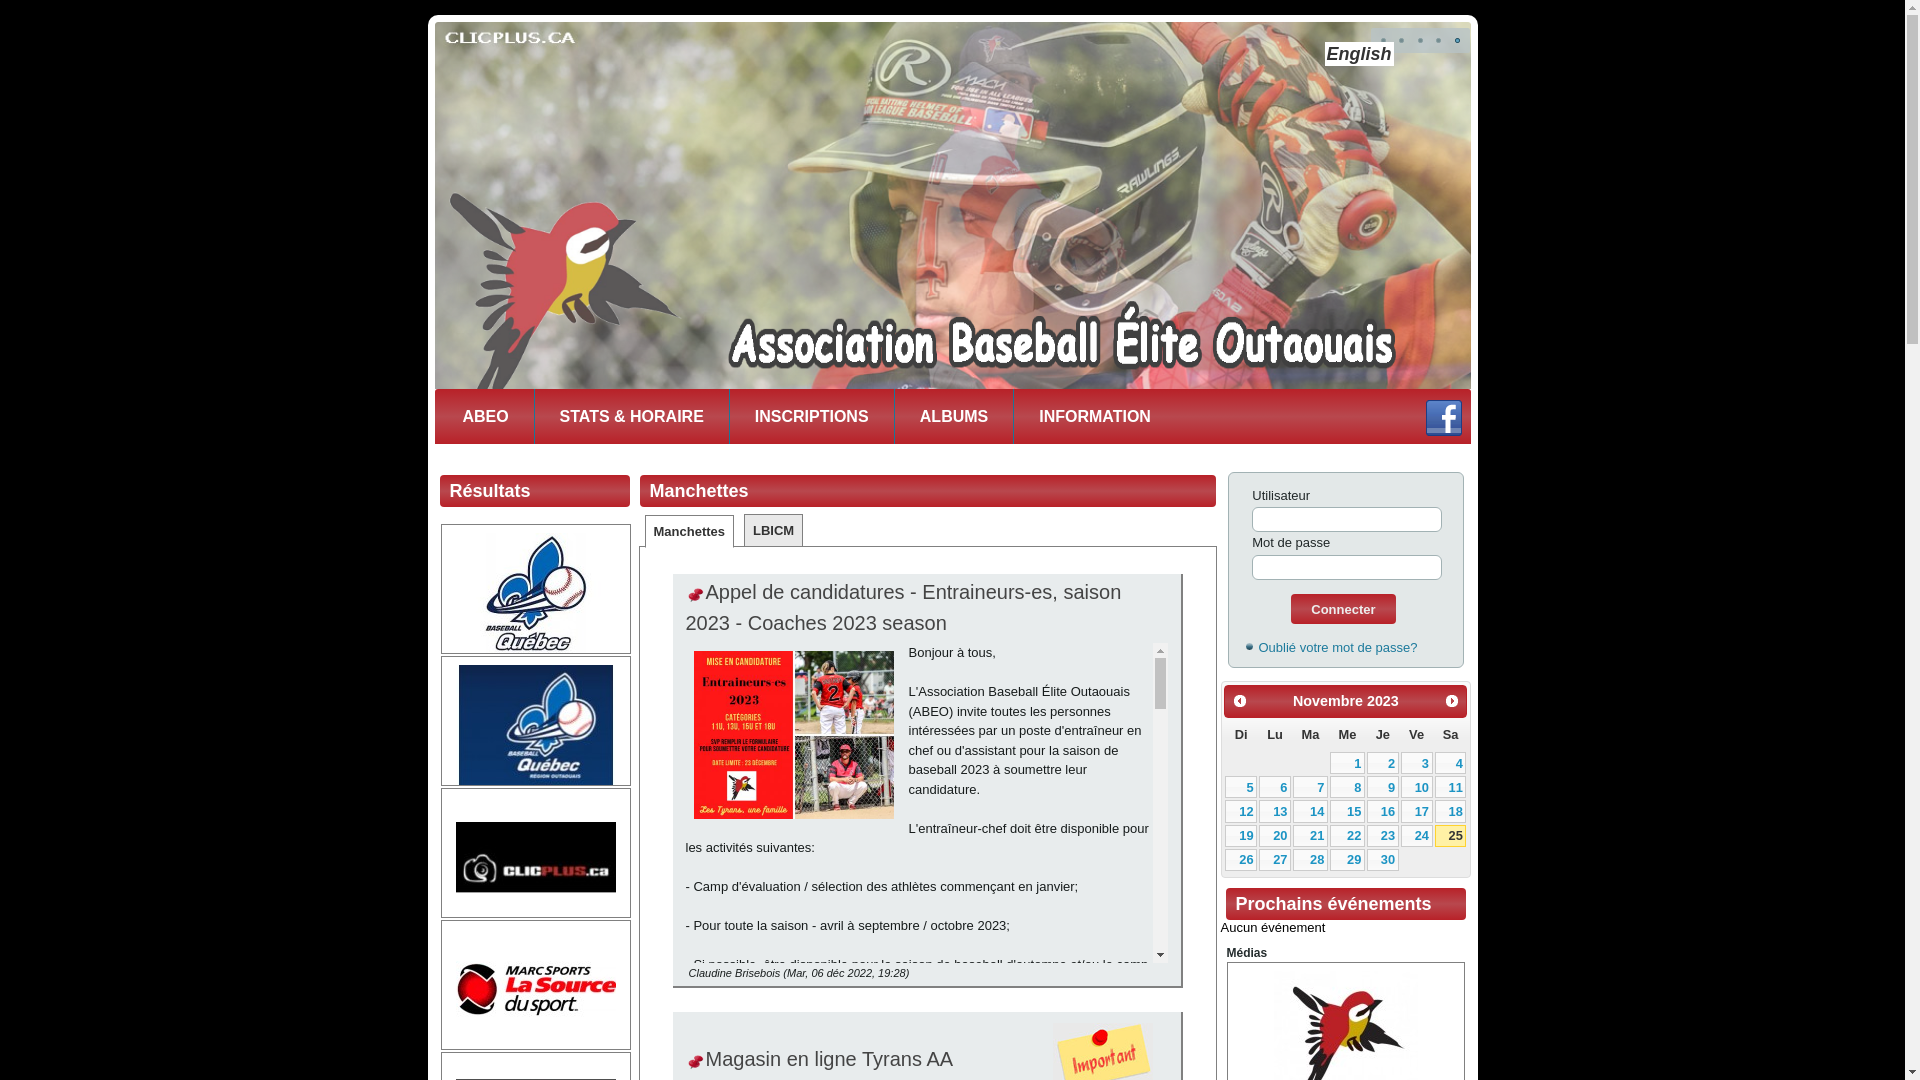  Describe the element at coordinates (699, 490) in the screenshot. I see `'Manchettes'` at that location.